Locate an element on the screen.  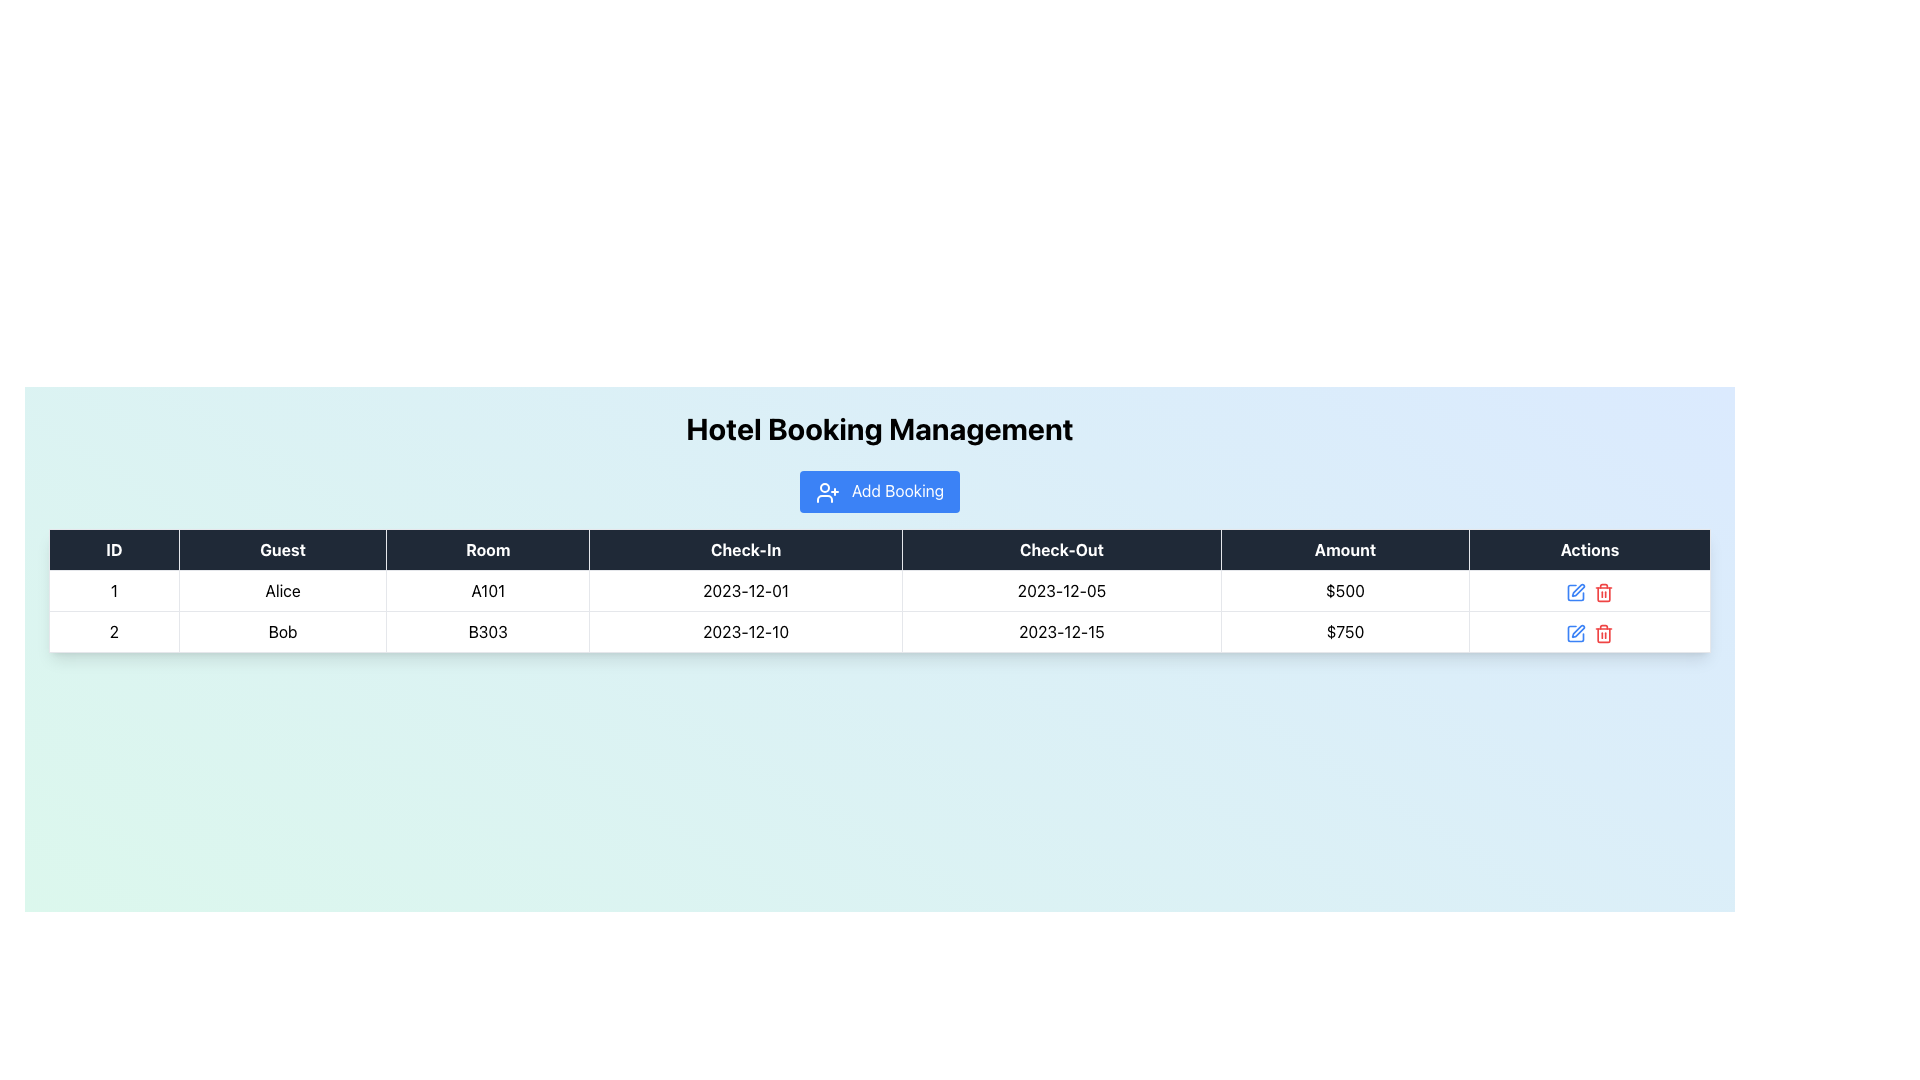
the red trash can icon located in the 'Actions' column of the second row in the table is located at coordinates (1603, 631).